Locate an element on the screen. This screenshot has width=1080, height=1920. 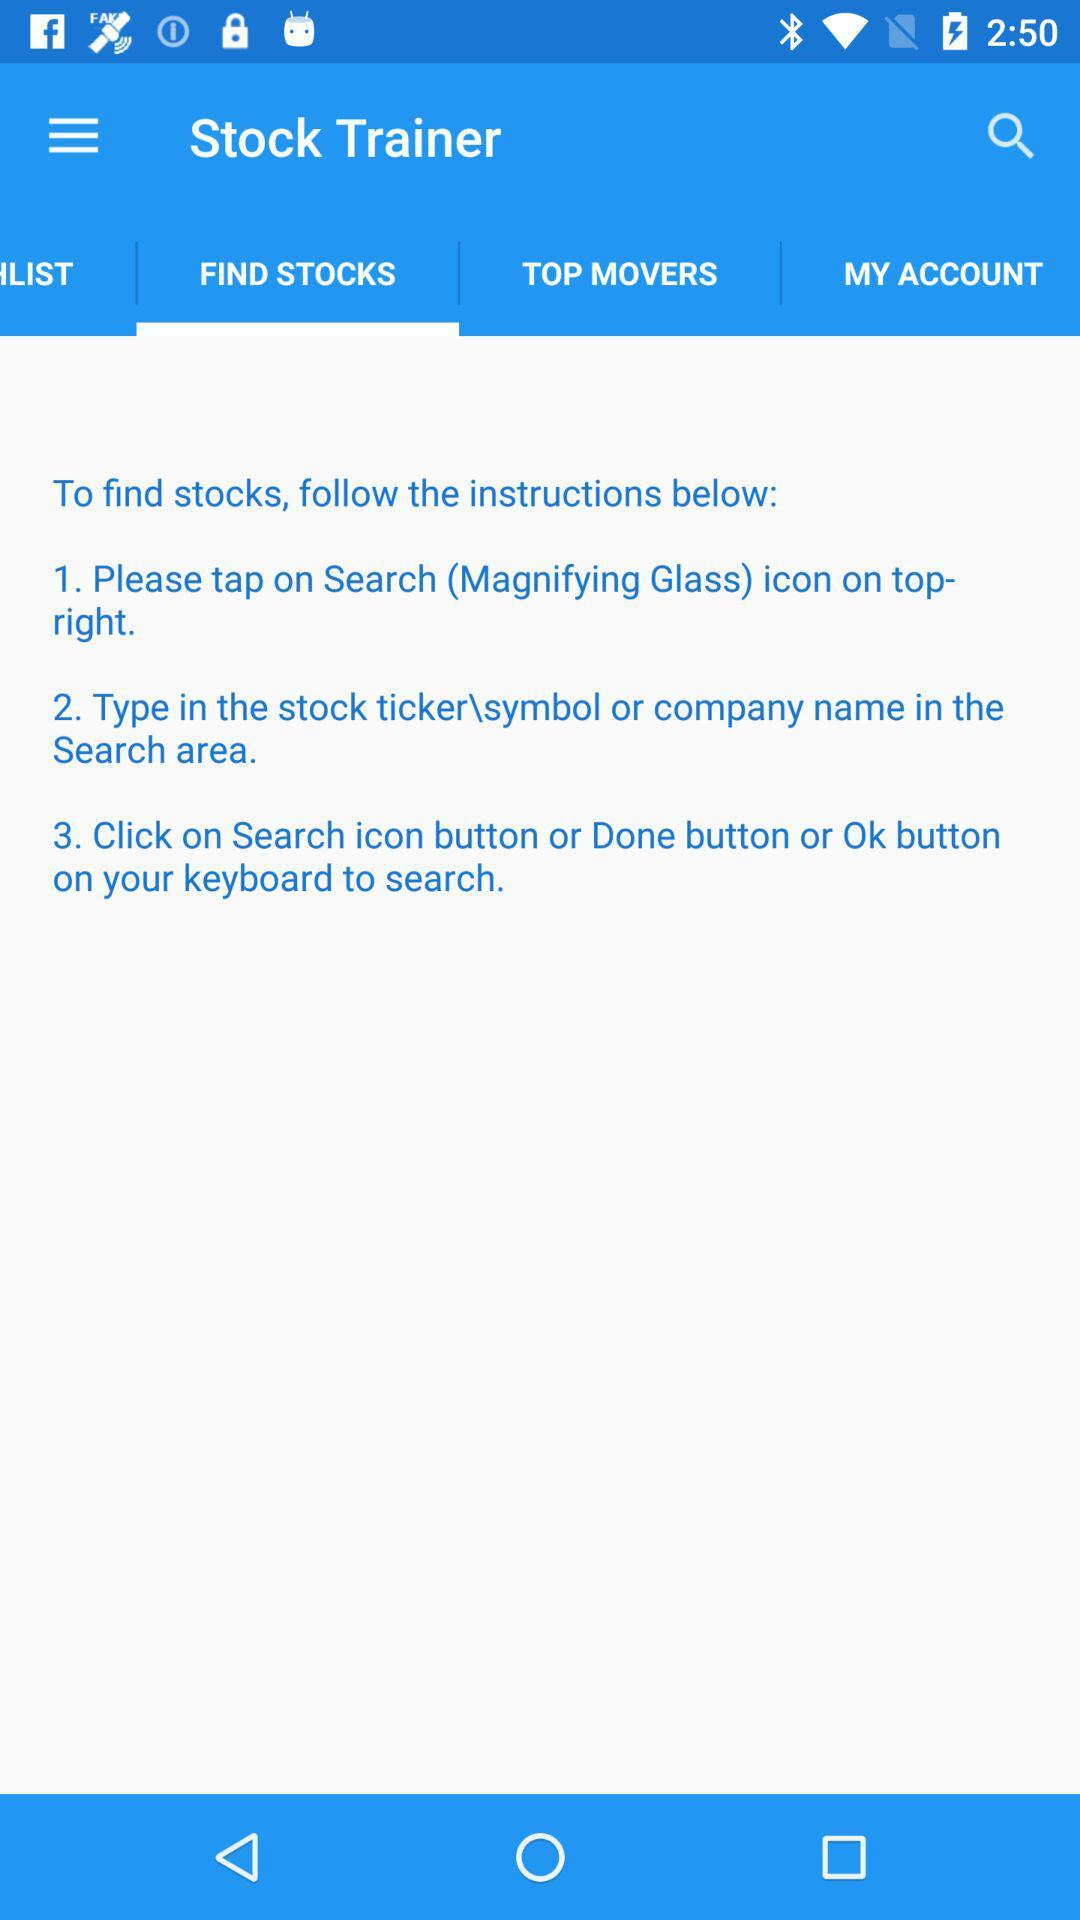
icon to the right of the find stocks is located at coordinates (618, 272).